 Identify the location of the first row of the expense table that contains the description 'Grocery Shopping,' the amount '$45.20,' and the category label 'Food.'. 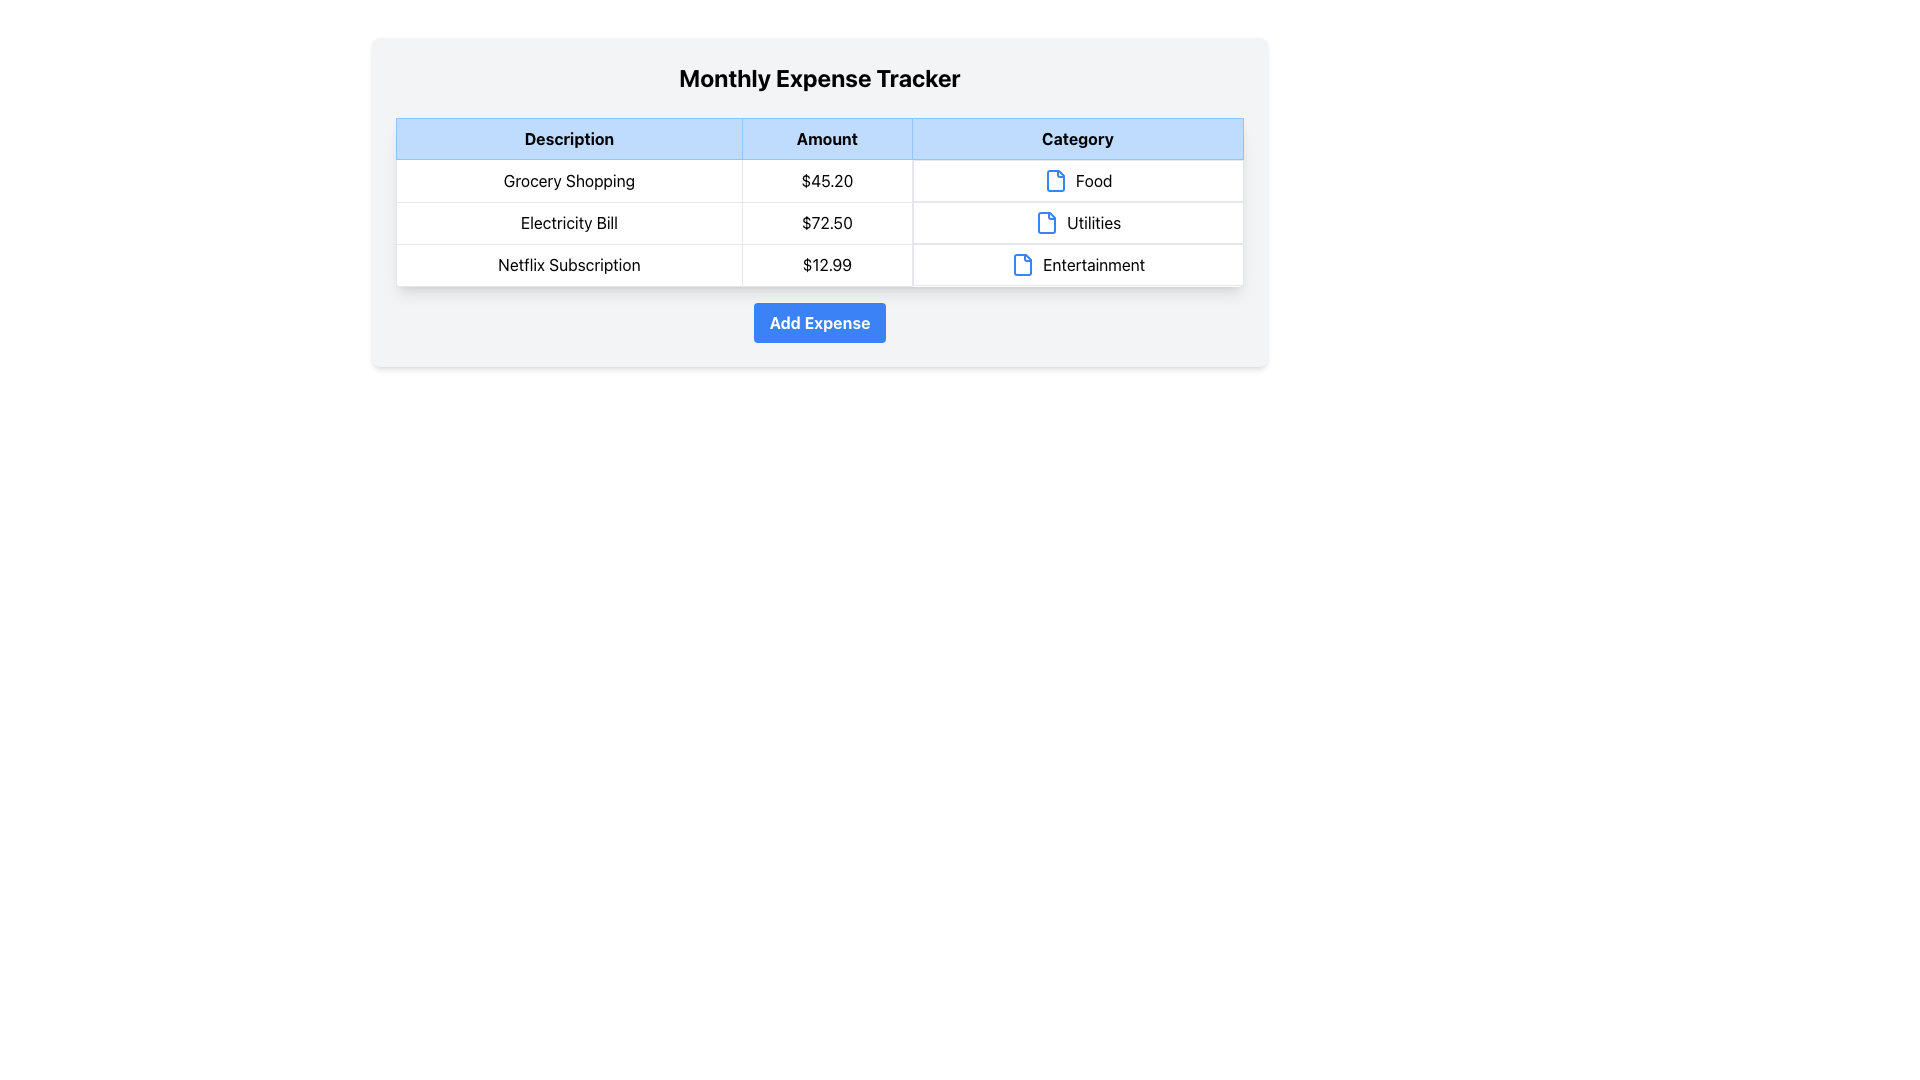
(820, 180).